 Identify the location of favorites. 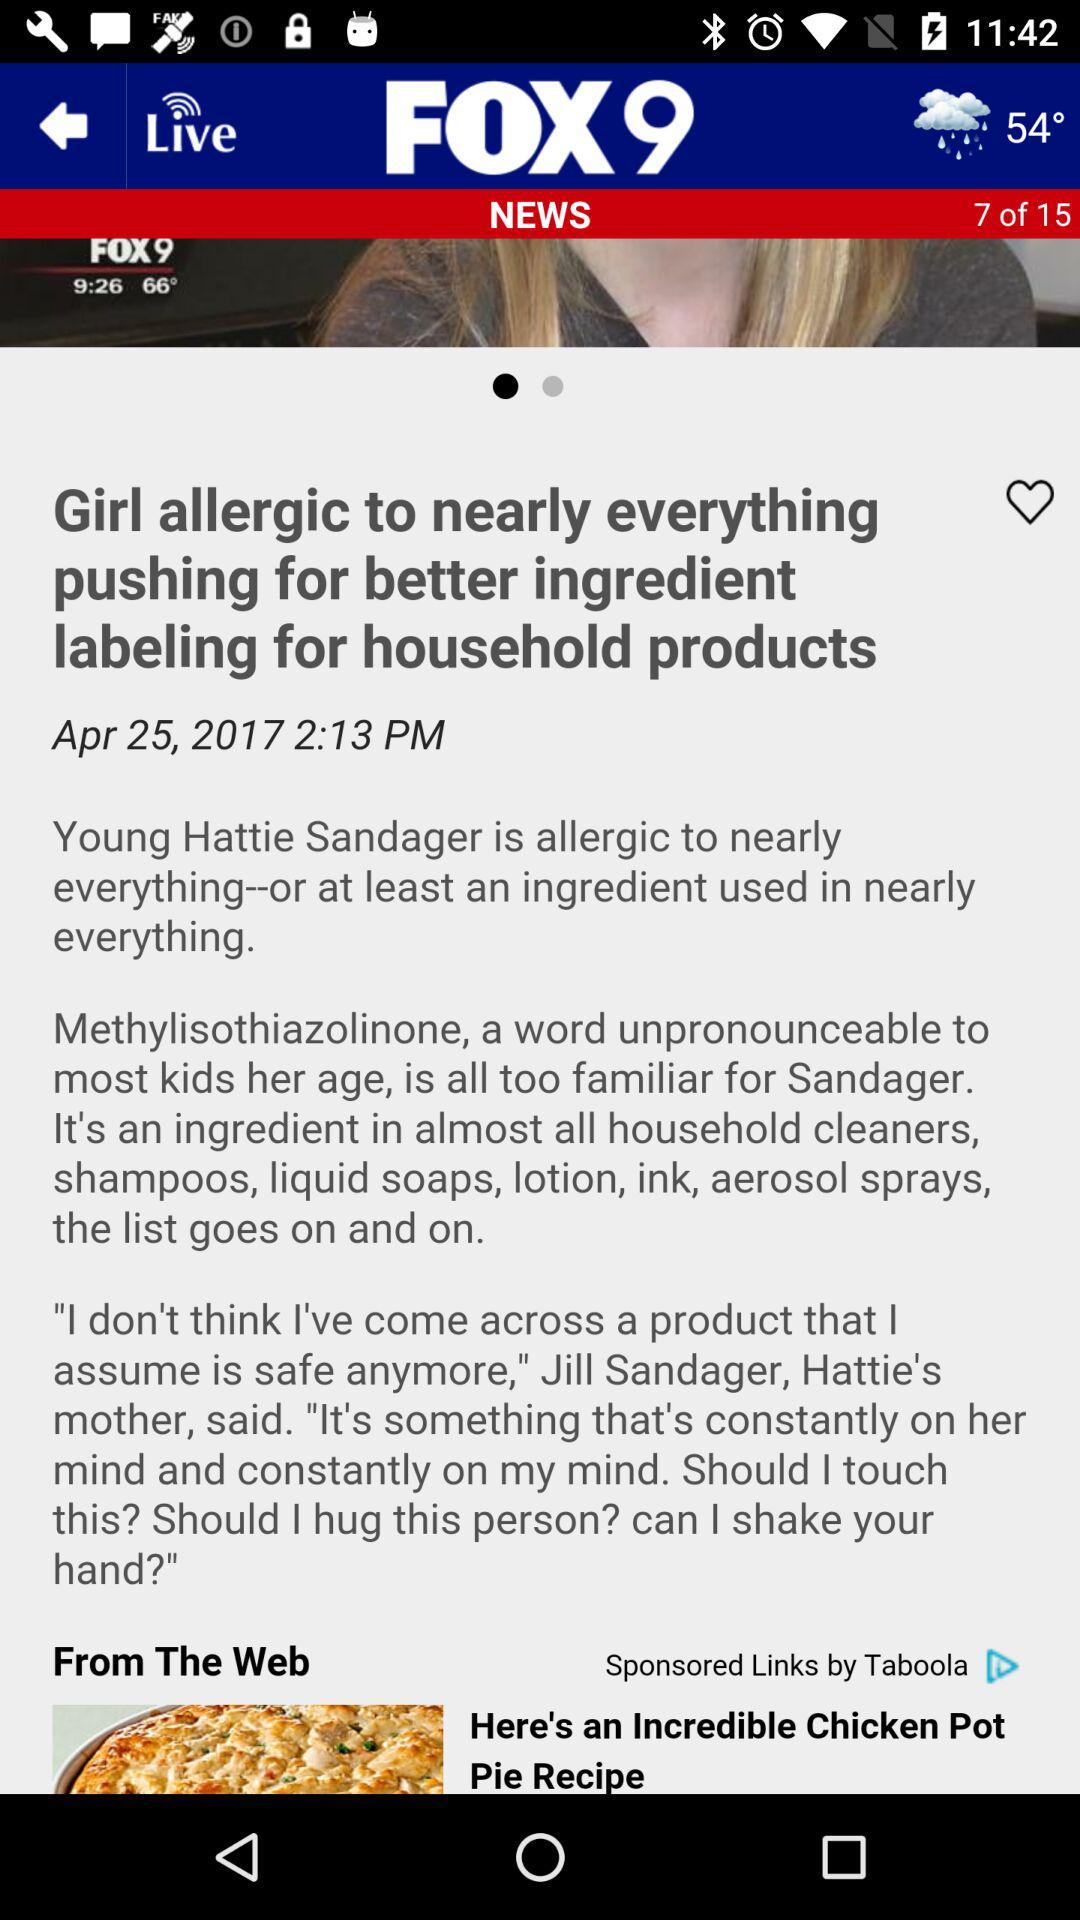
(1017, 502).